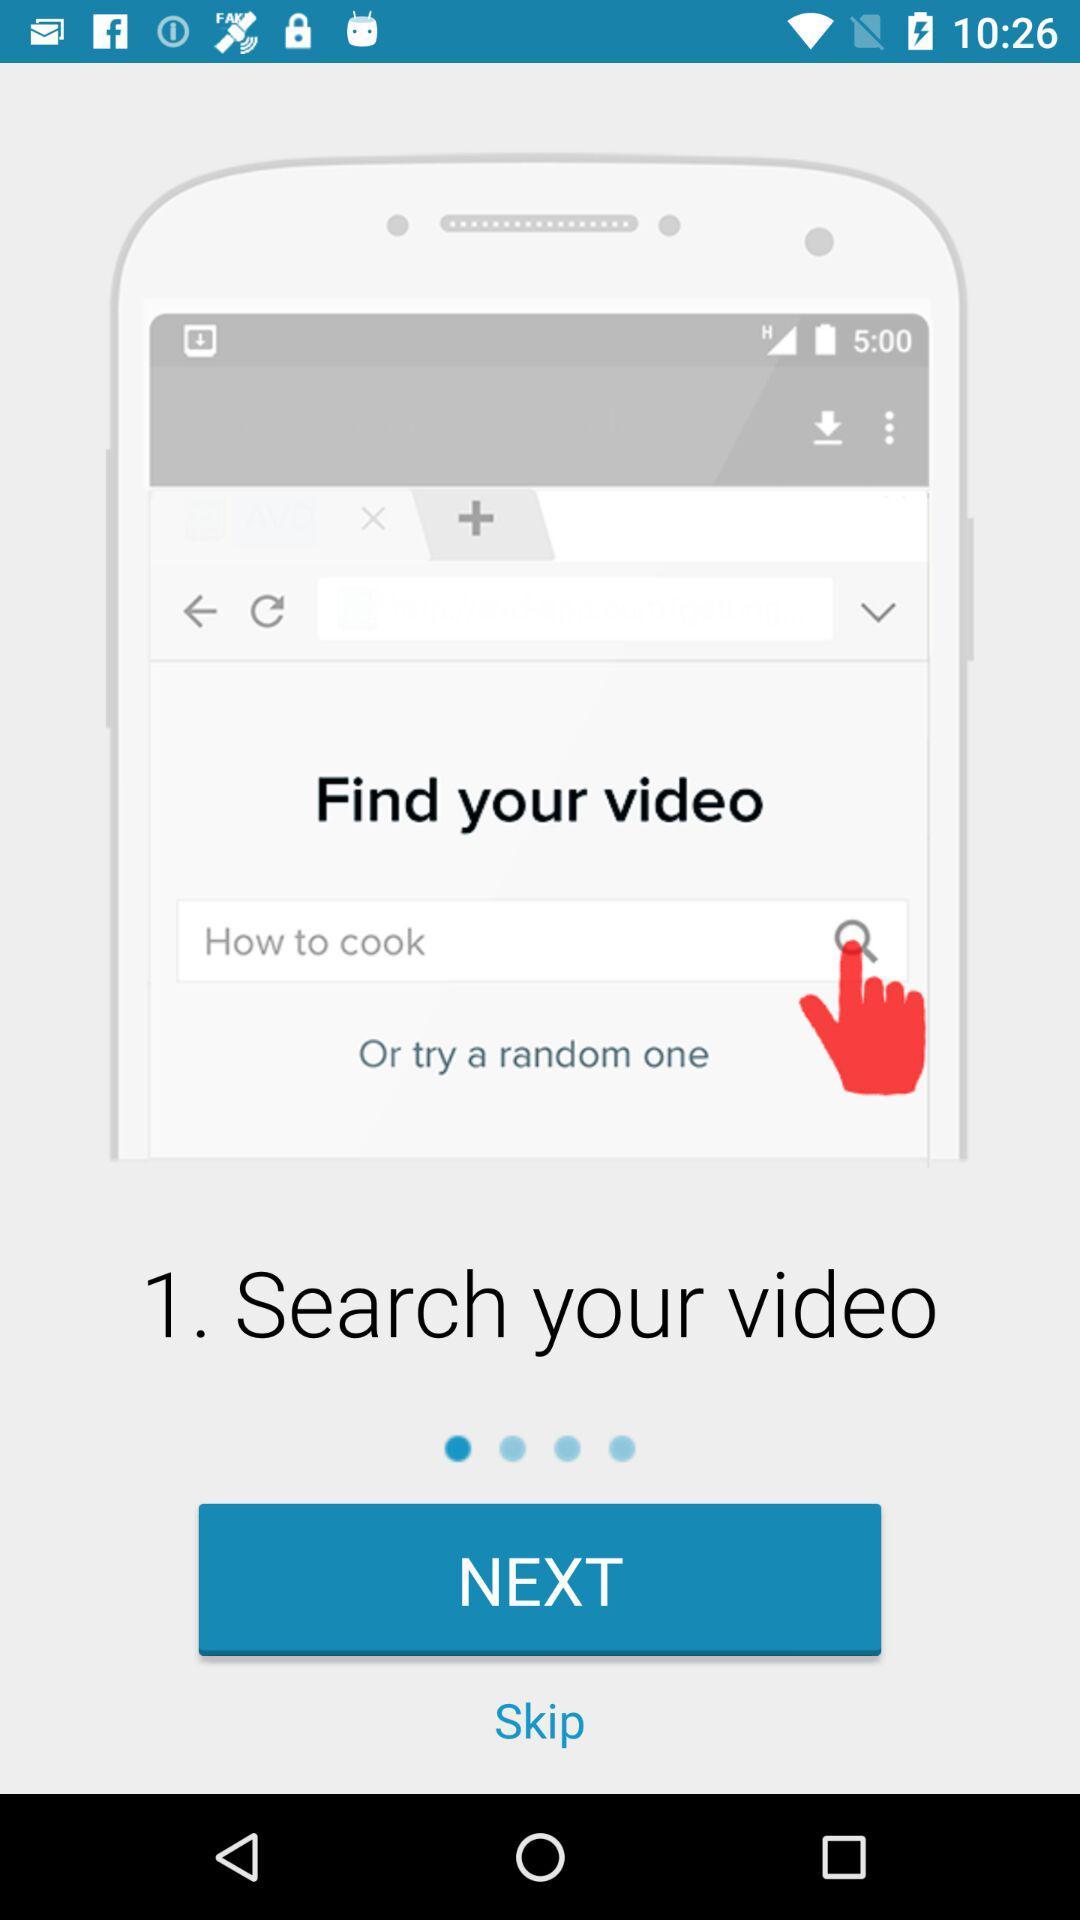  I want to click on skip item, so click(540, 1718).